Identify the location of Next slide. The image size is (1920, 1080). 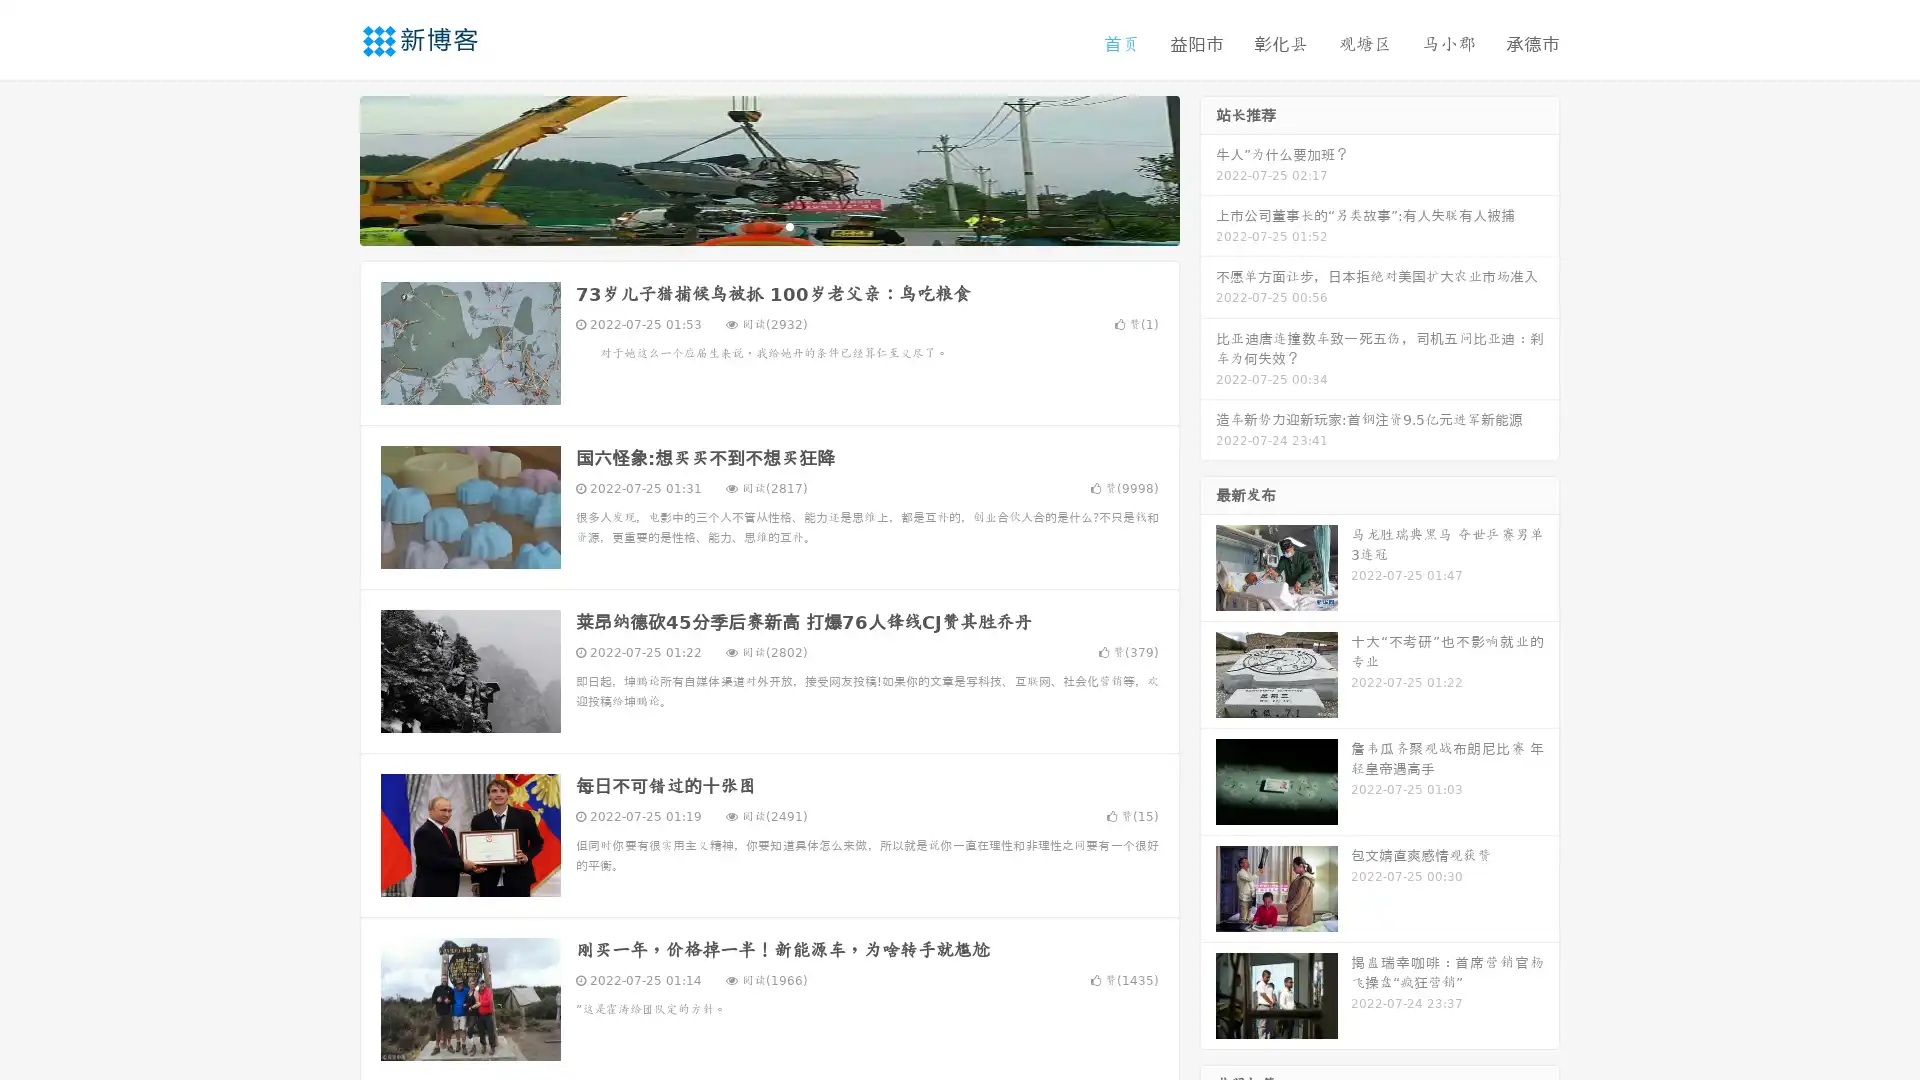
(1208, 168).